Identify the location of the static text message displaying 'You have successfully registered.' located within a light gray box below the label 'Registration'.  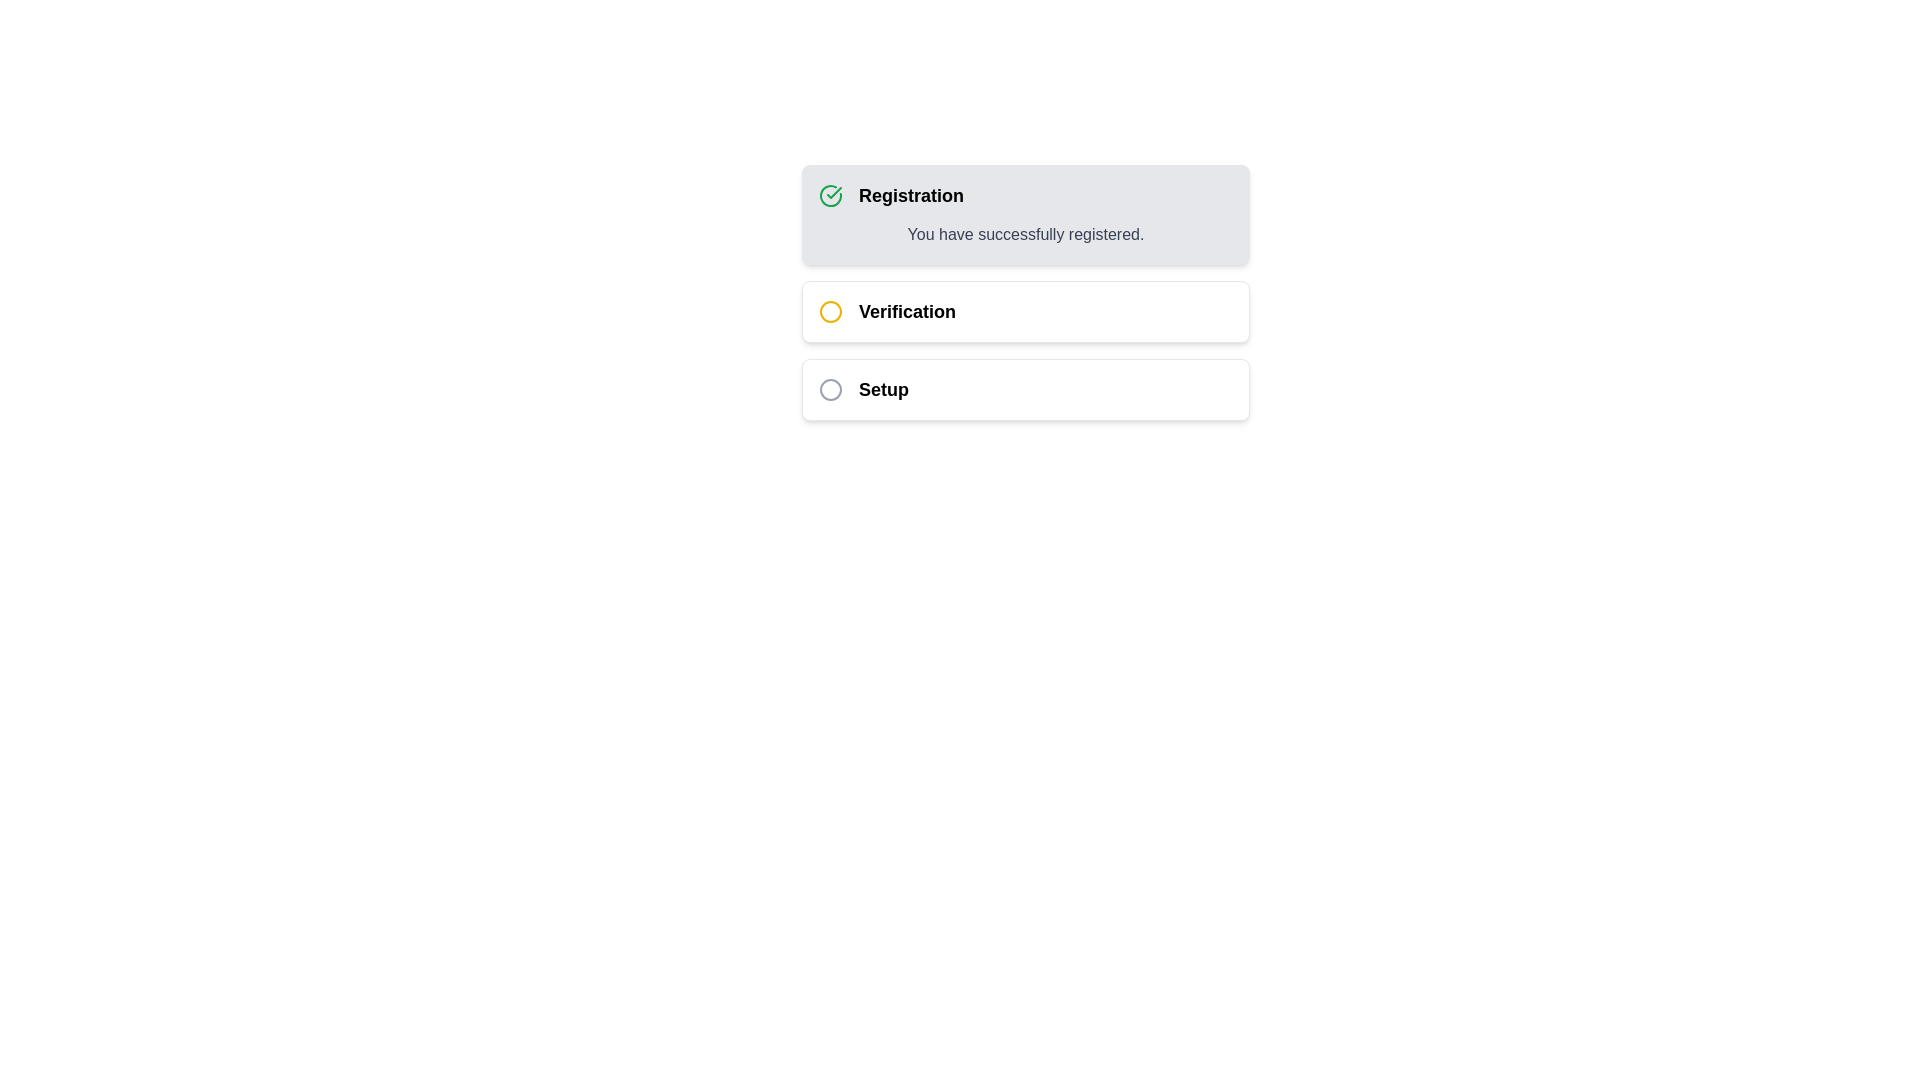
(1026, 234).